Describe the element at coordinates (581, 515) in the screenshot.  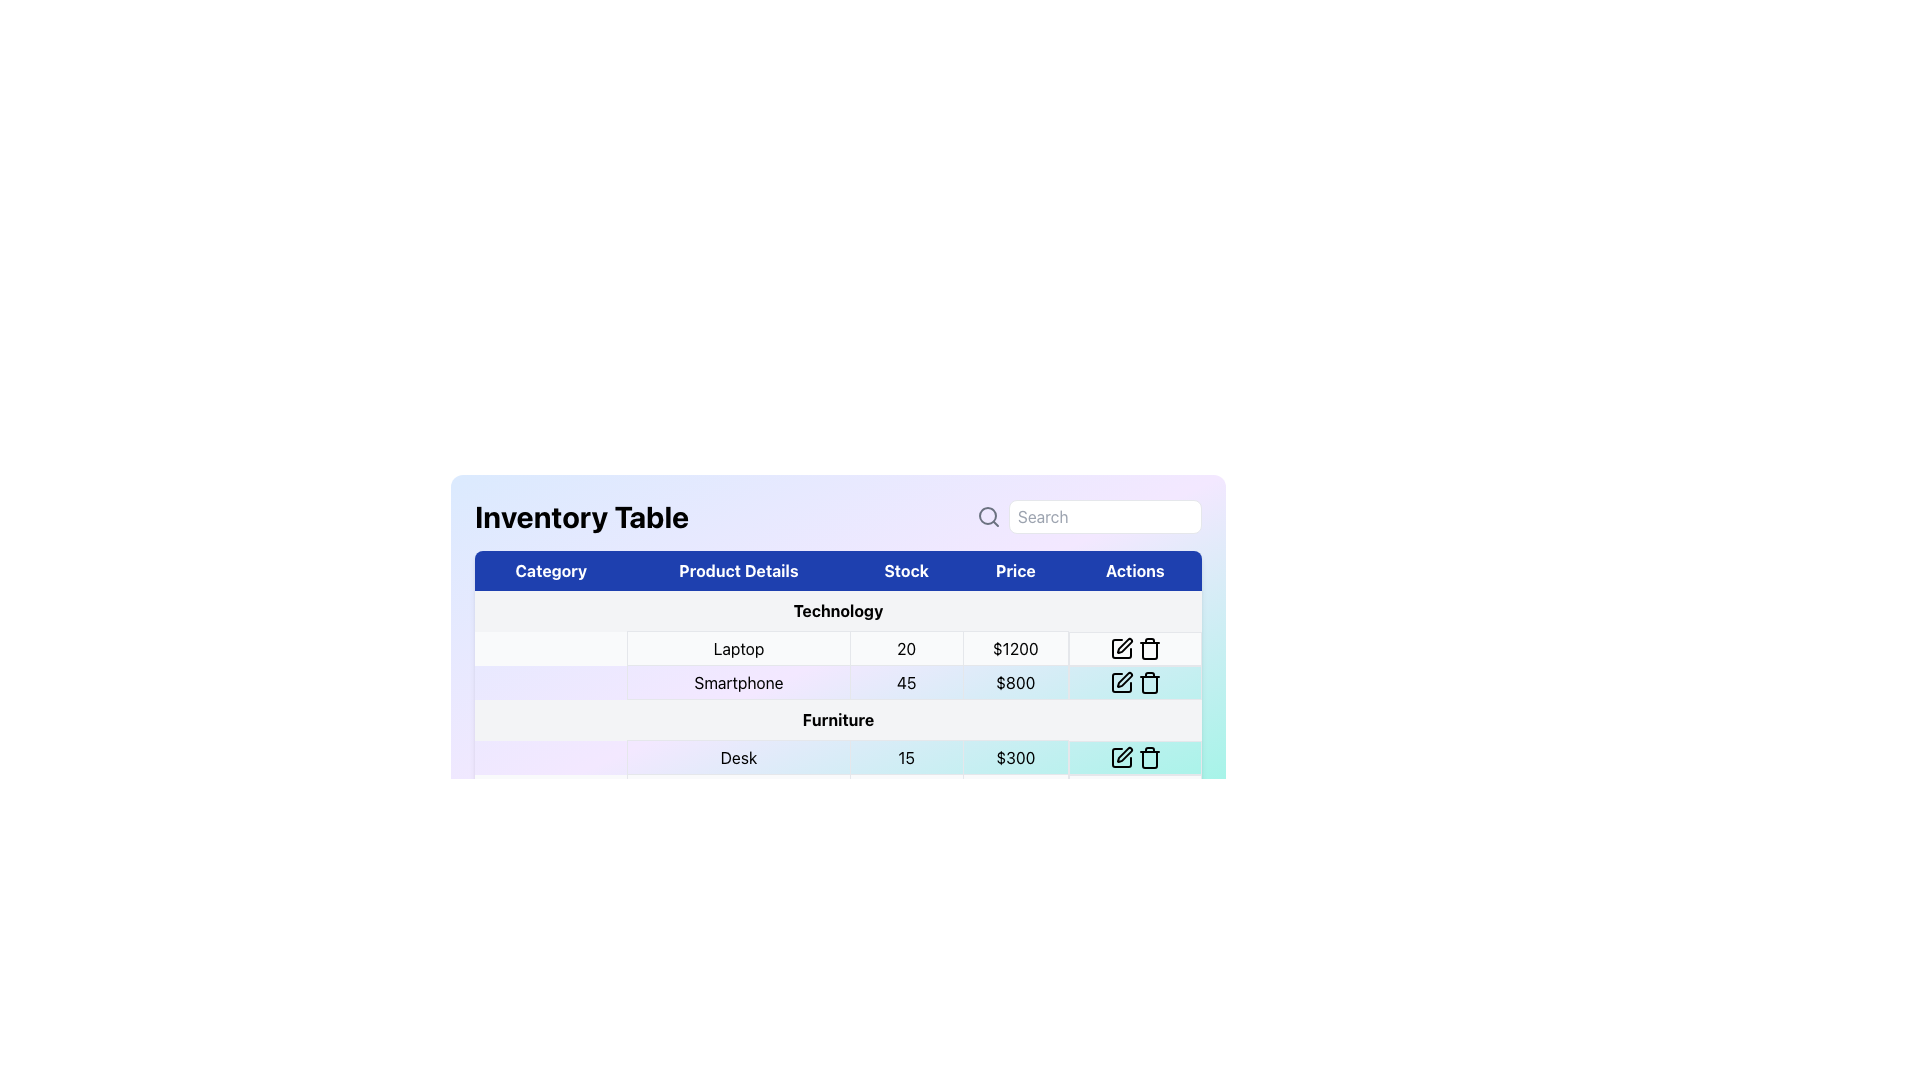
I see `the 'Inventory Table' text field, which is styled as a prominent title in large, bold black font and located near the top-left corner of the interface` at that location.